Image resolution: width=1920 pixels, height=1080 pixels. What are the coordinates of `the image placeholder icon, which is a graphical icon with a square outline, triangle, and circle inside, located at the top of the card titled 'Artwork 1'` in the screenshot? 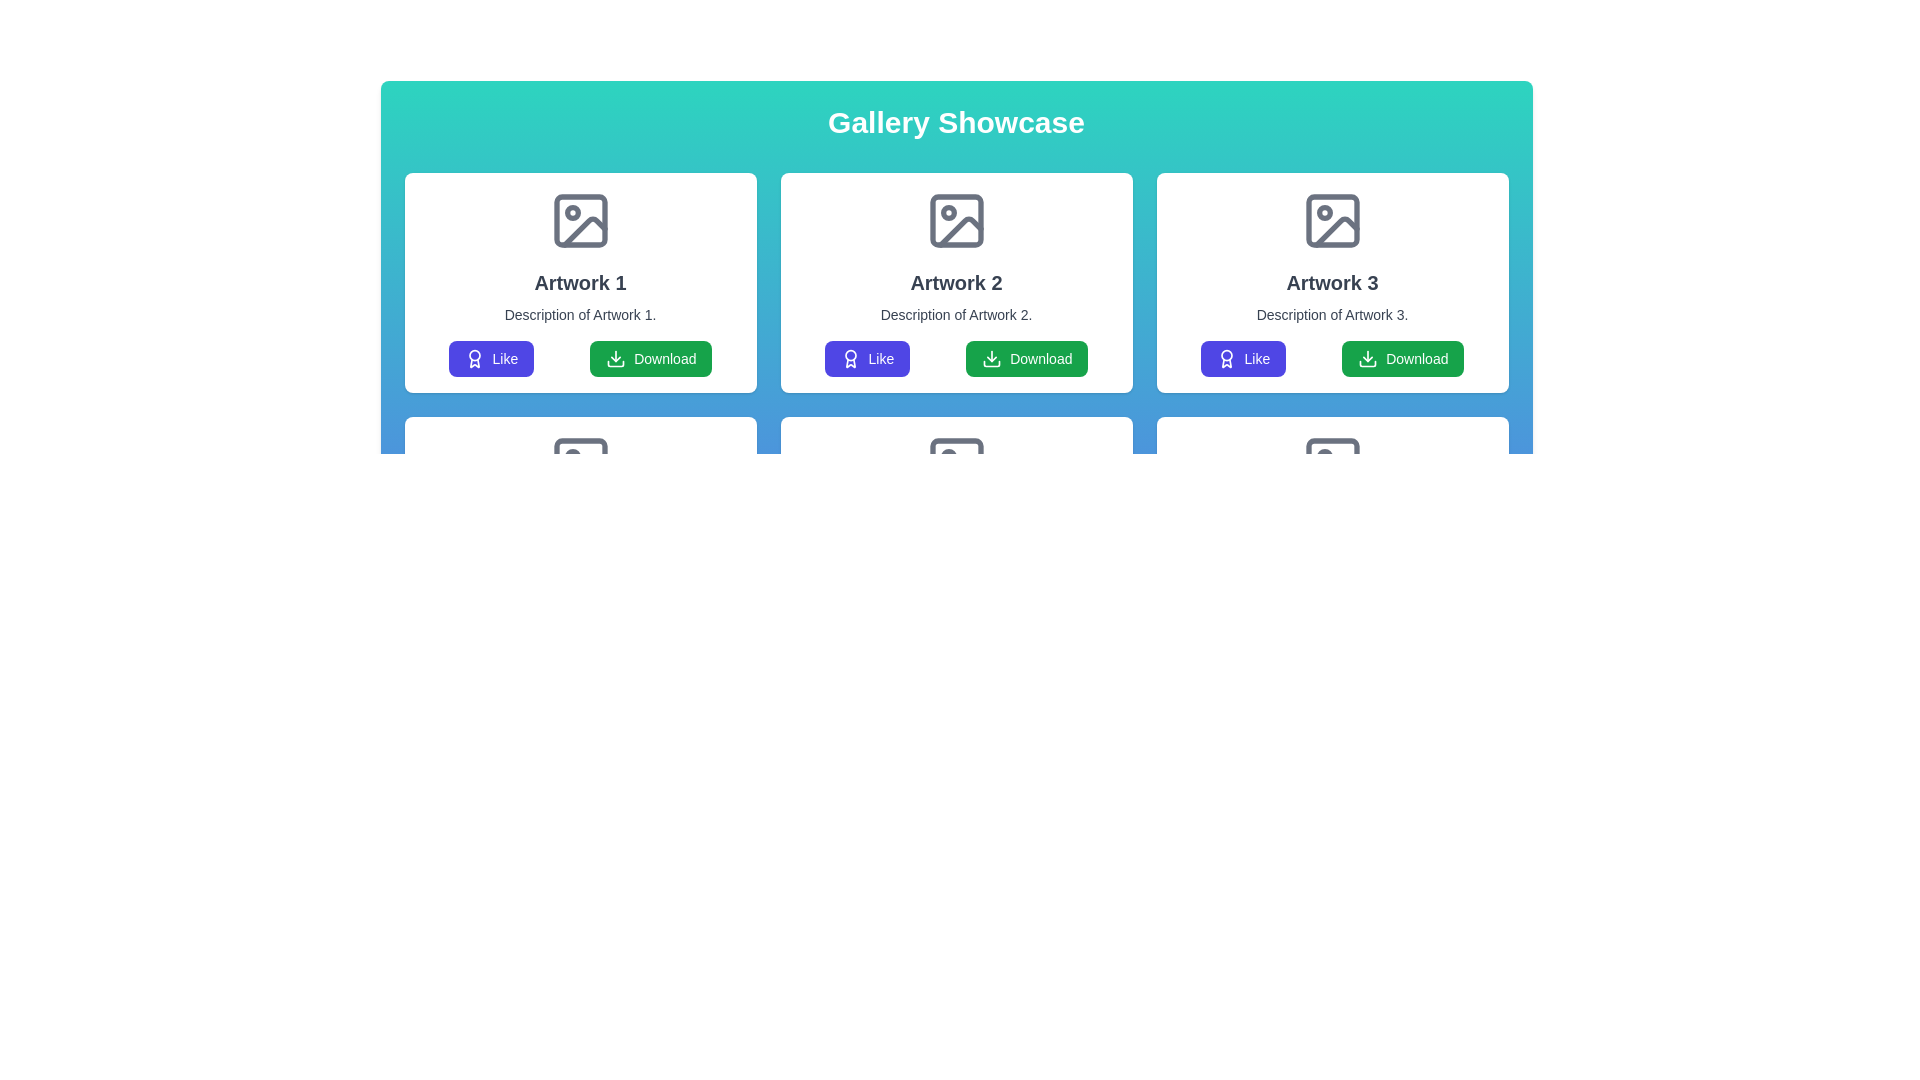 It's located at (579, 220).